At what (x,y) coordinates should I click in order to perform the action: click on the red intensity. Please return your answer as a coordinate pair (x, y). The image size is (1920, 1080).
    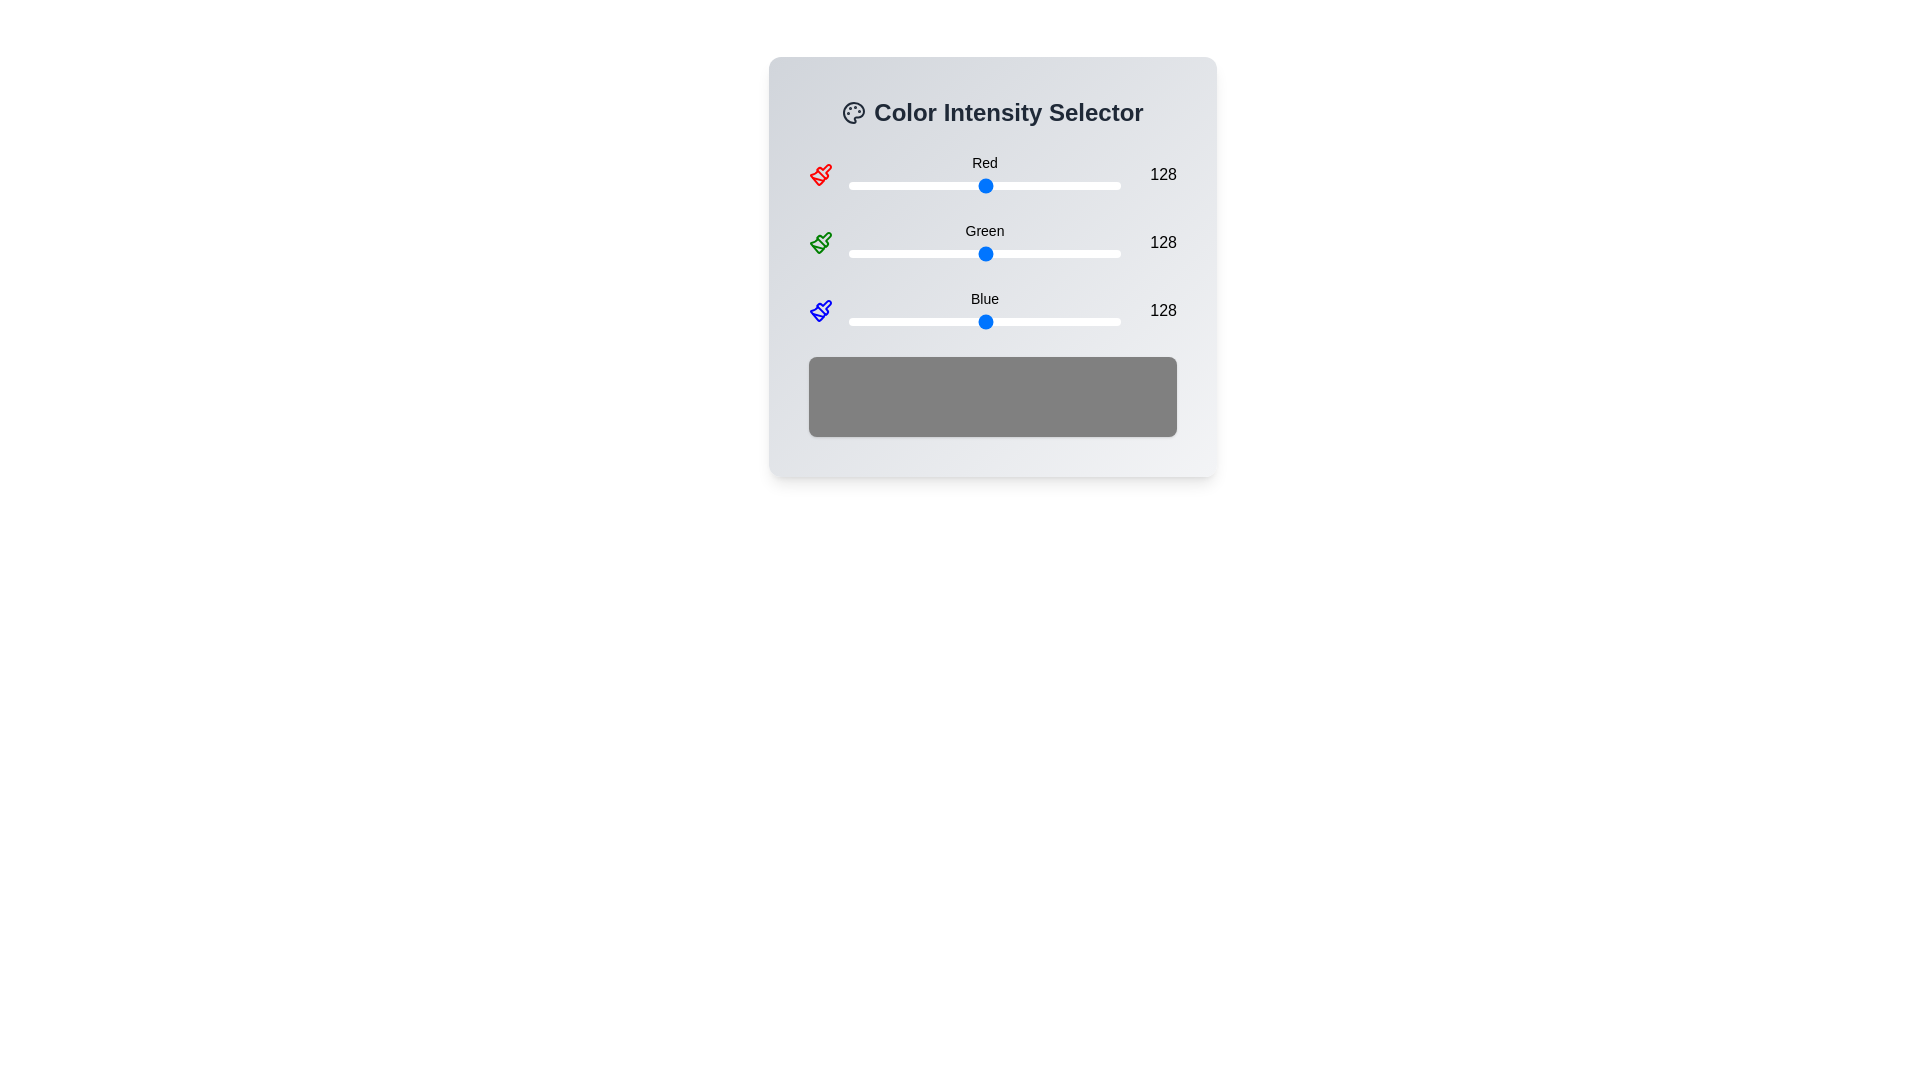
    Looking at the image, I should click on (876, 185).